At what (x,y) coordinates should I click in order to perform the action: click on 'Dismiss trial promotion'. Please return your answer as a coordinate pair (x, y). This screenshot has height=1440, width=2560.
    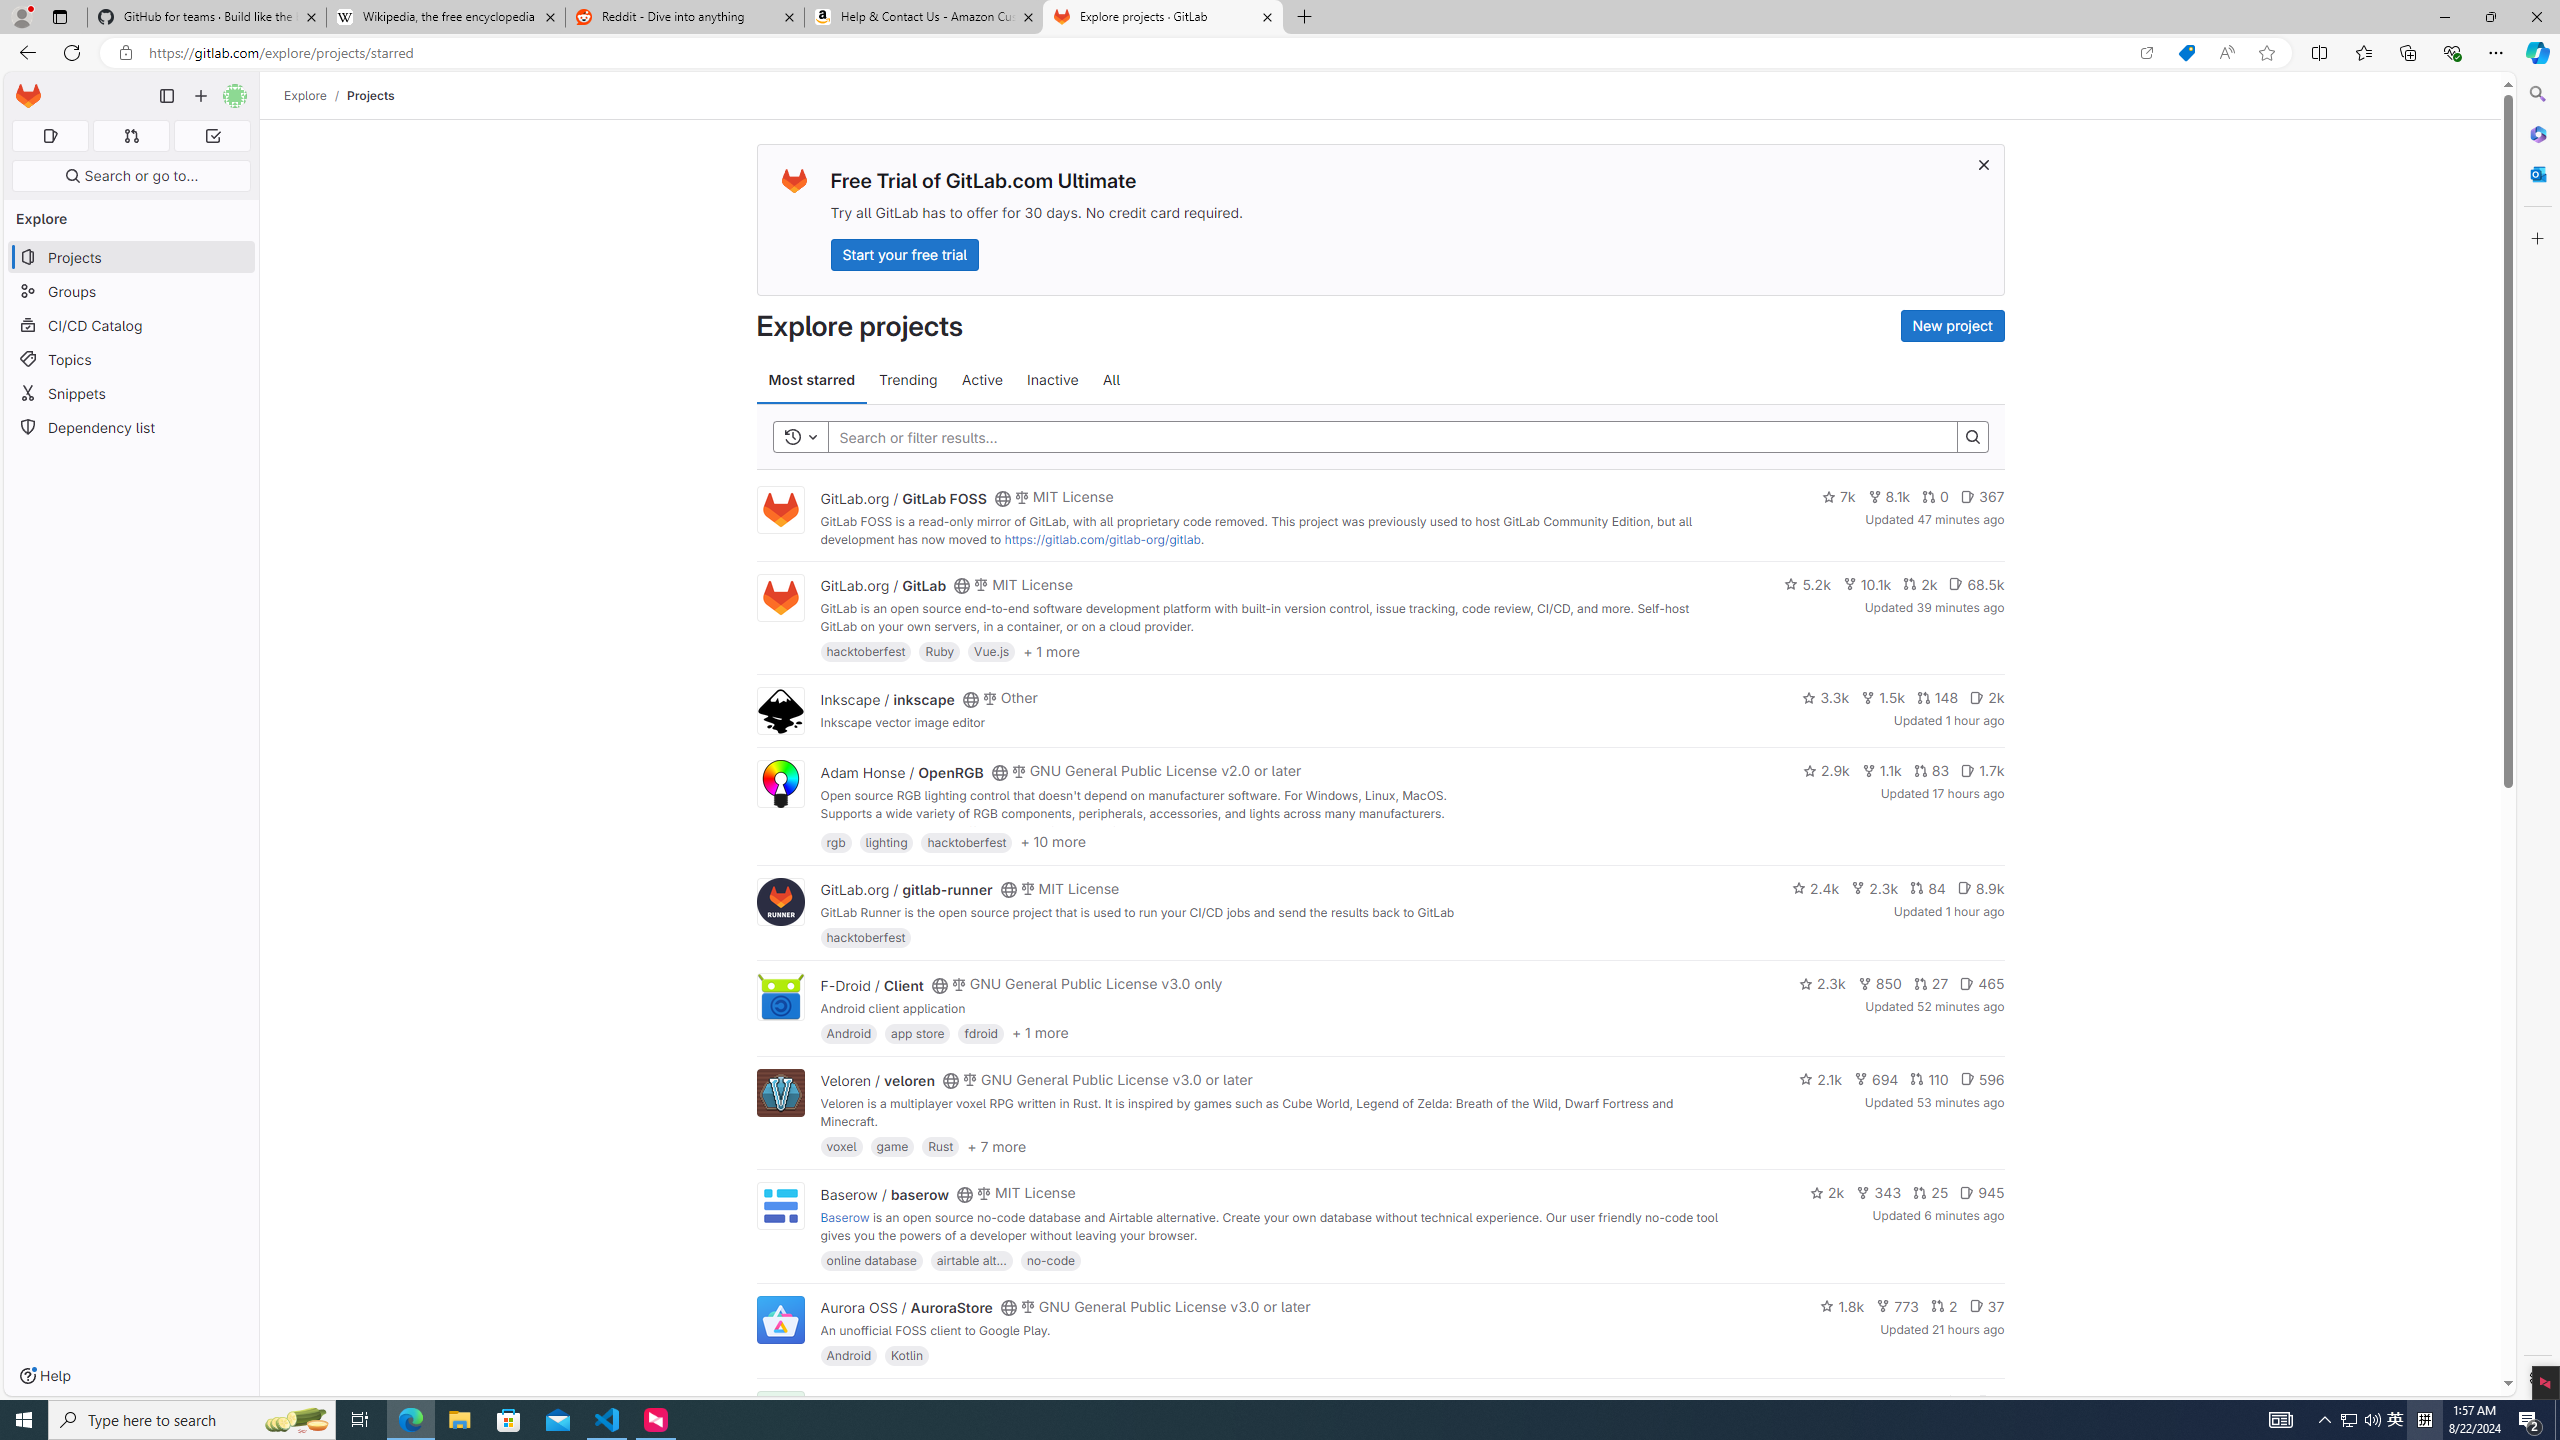
    Looking at the image, I should click on (1984, 164).